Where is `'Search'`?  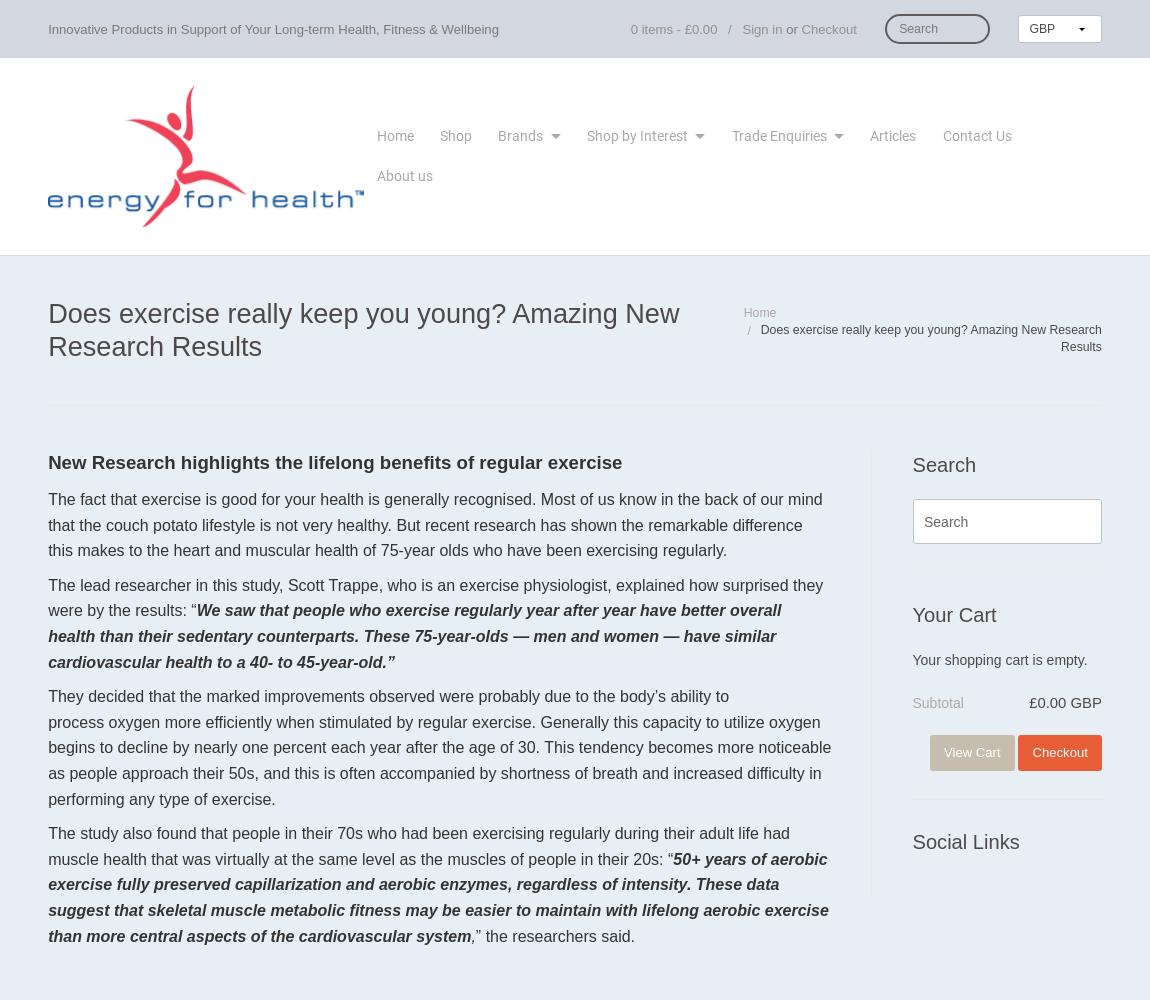 'Search' is located at coordinates (911, 463).